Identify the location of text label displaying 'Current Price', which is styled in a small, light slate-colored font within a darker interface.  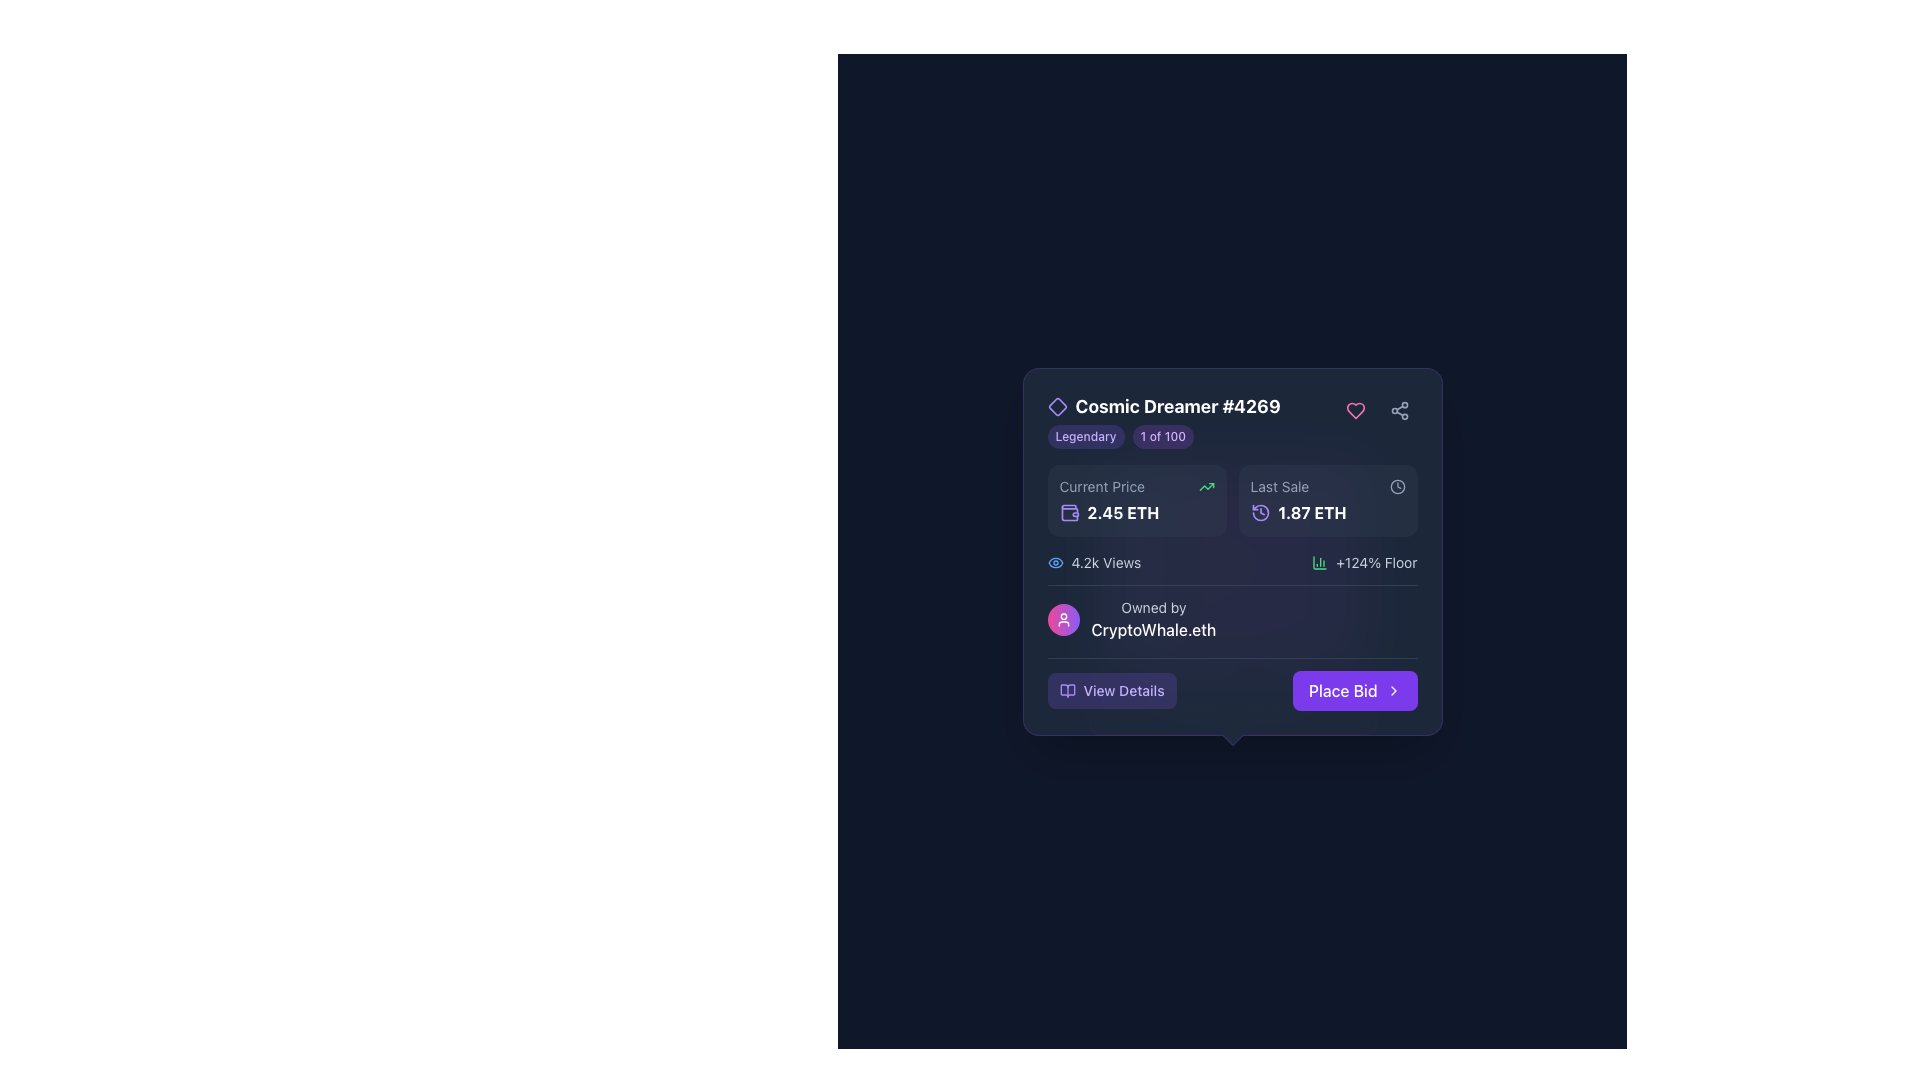
(1101, 486).